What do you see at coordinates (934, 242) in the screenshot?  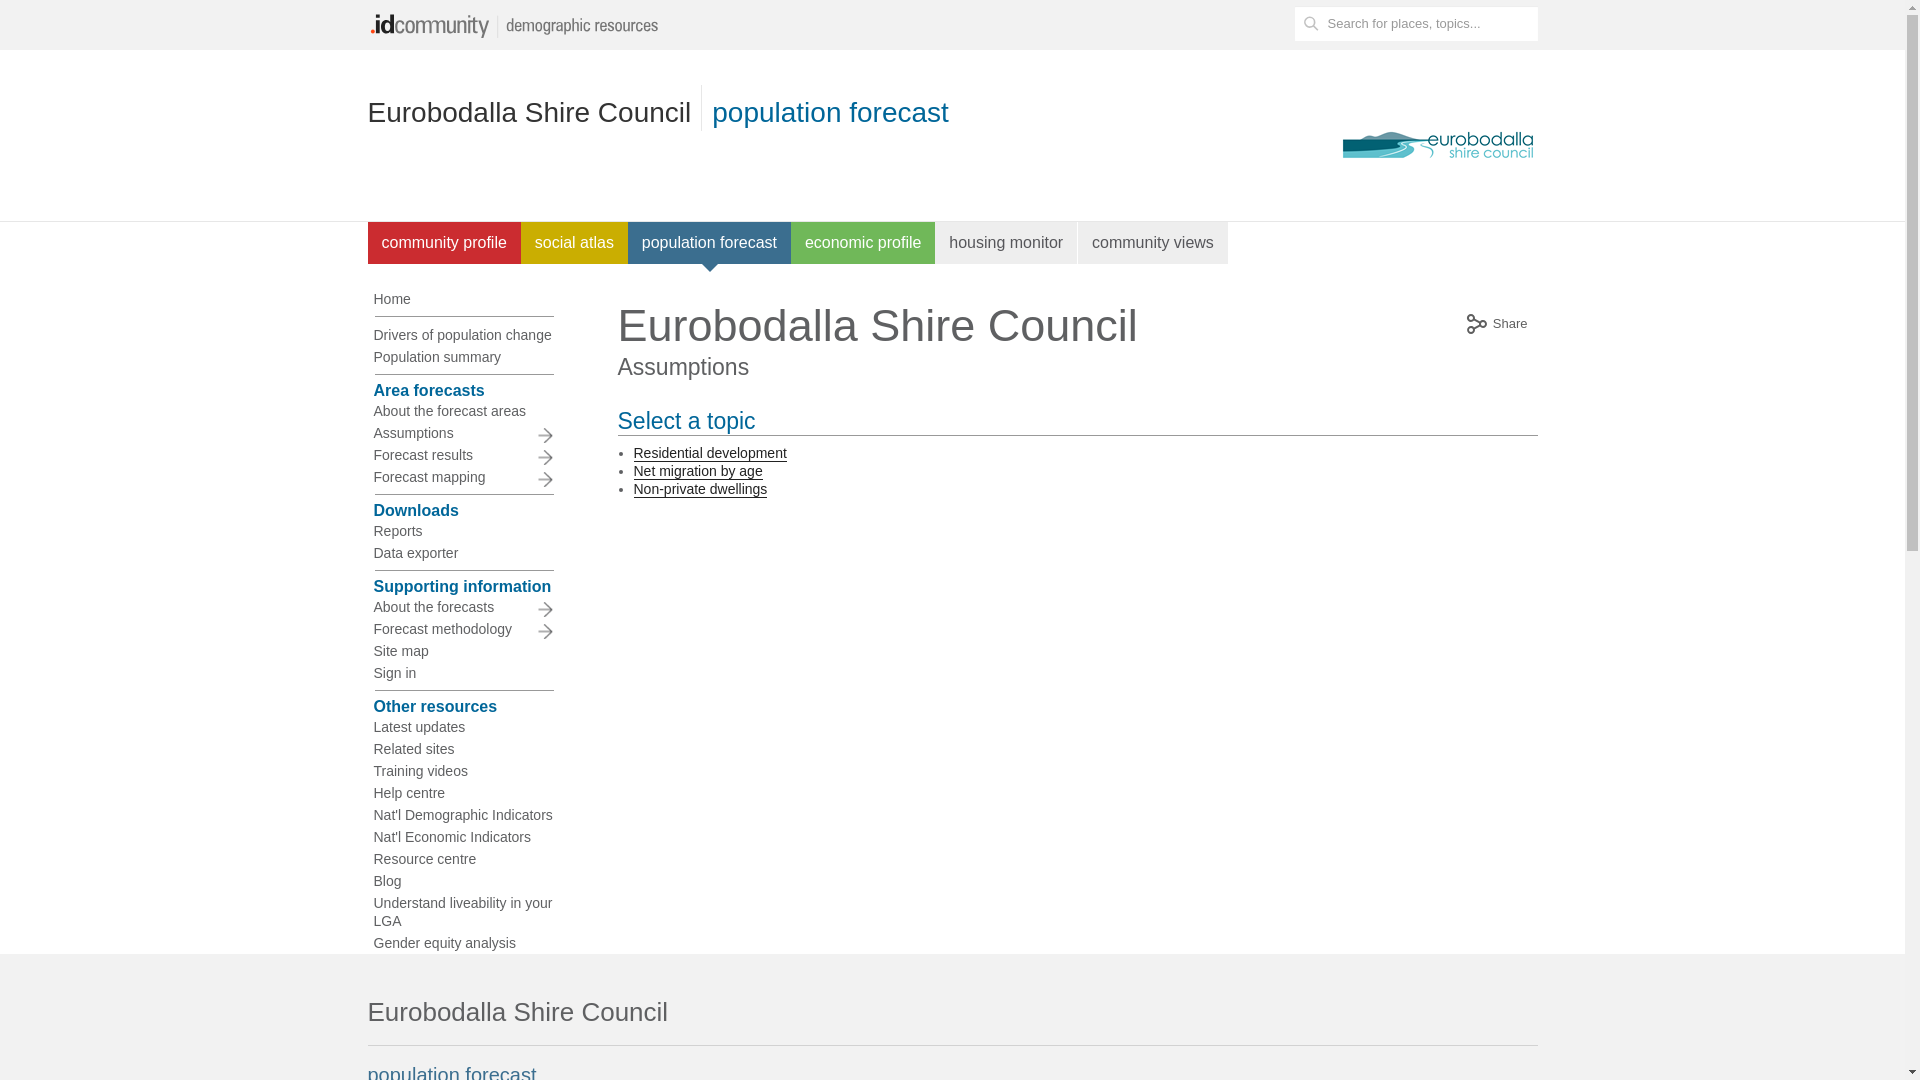 I see `'housing monitor'` at bounding box center [934, 242].